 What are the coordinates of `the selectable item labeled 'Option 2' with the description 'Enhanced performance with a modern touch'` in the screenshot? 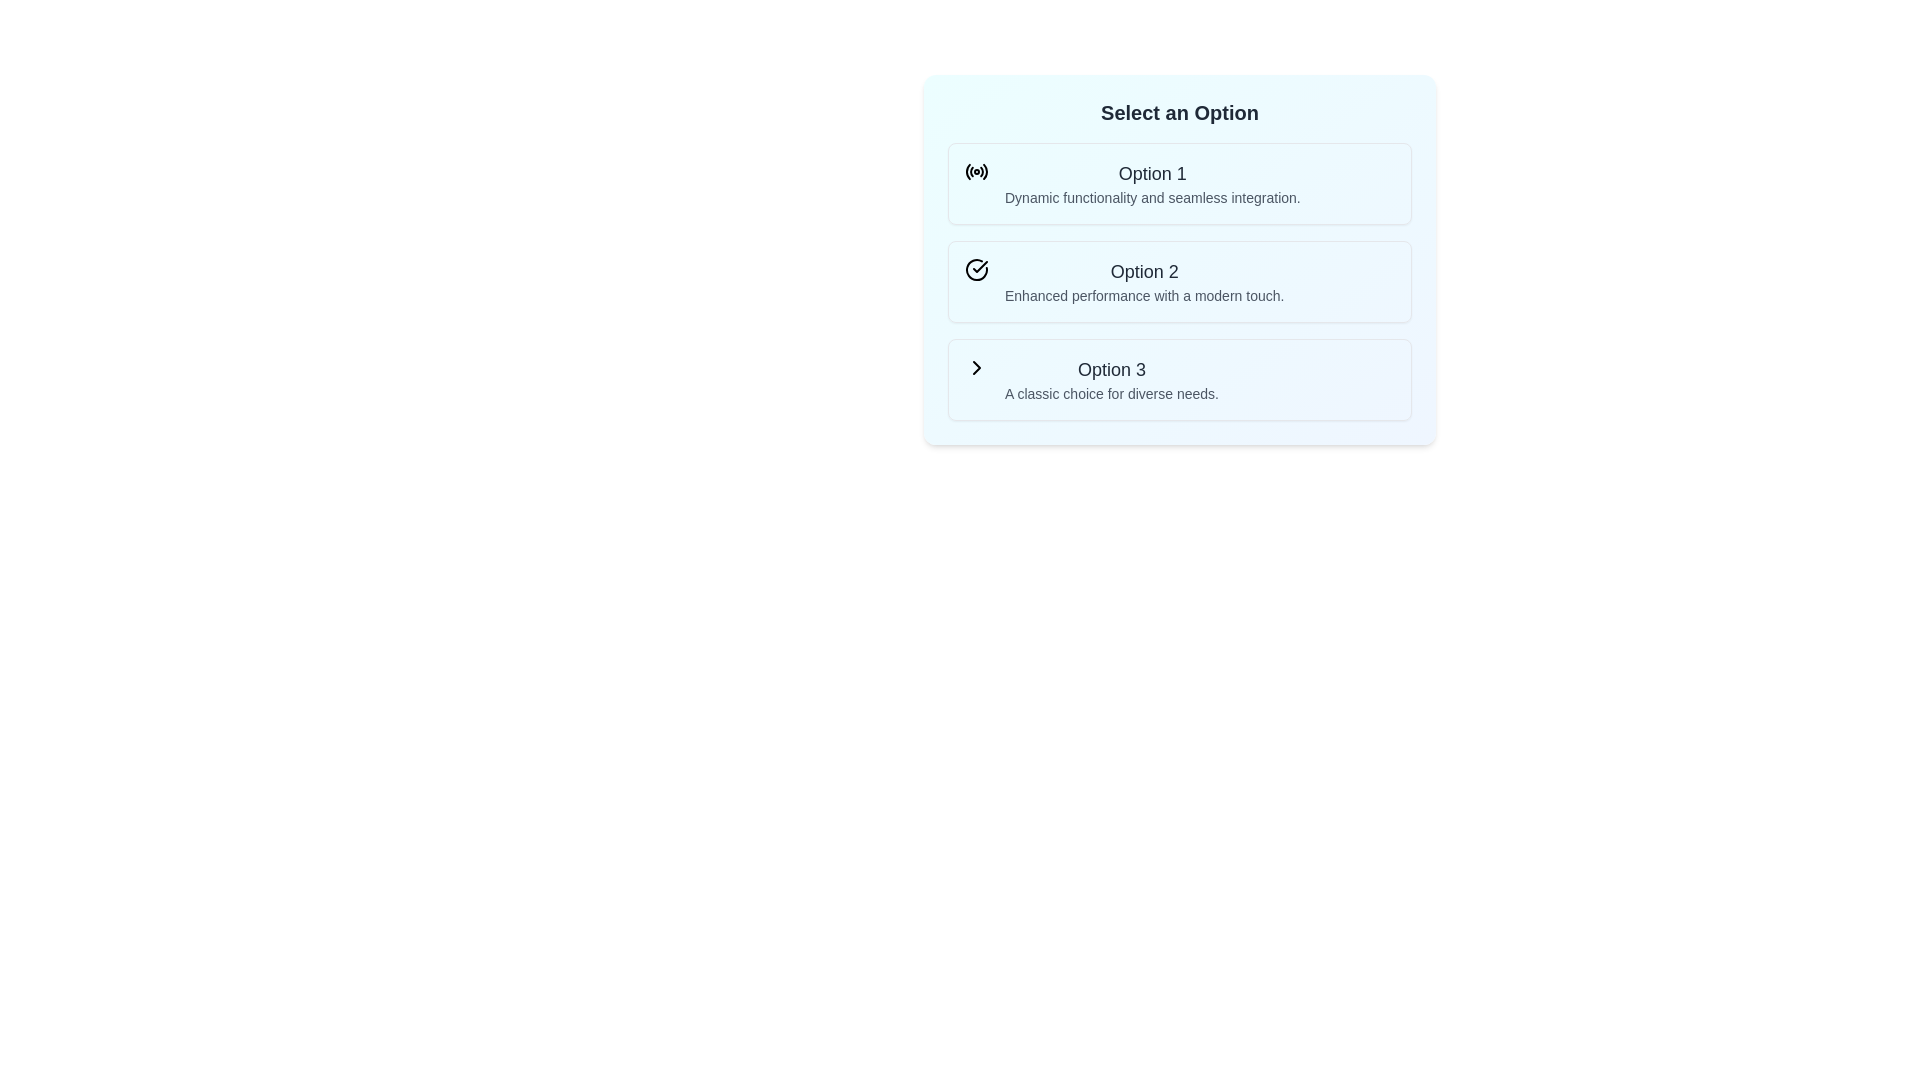 It's located at (1180, 258).